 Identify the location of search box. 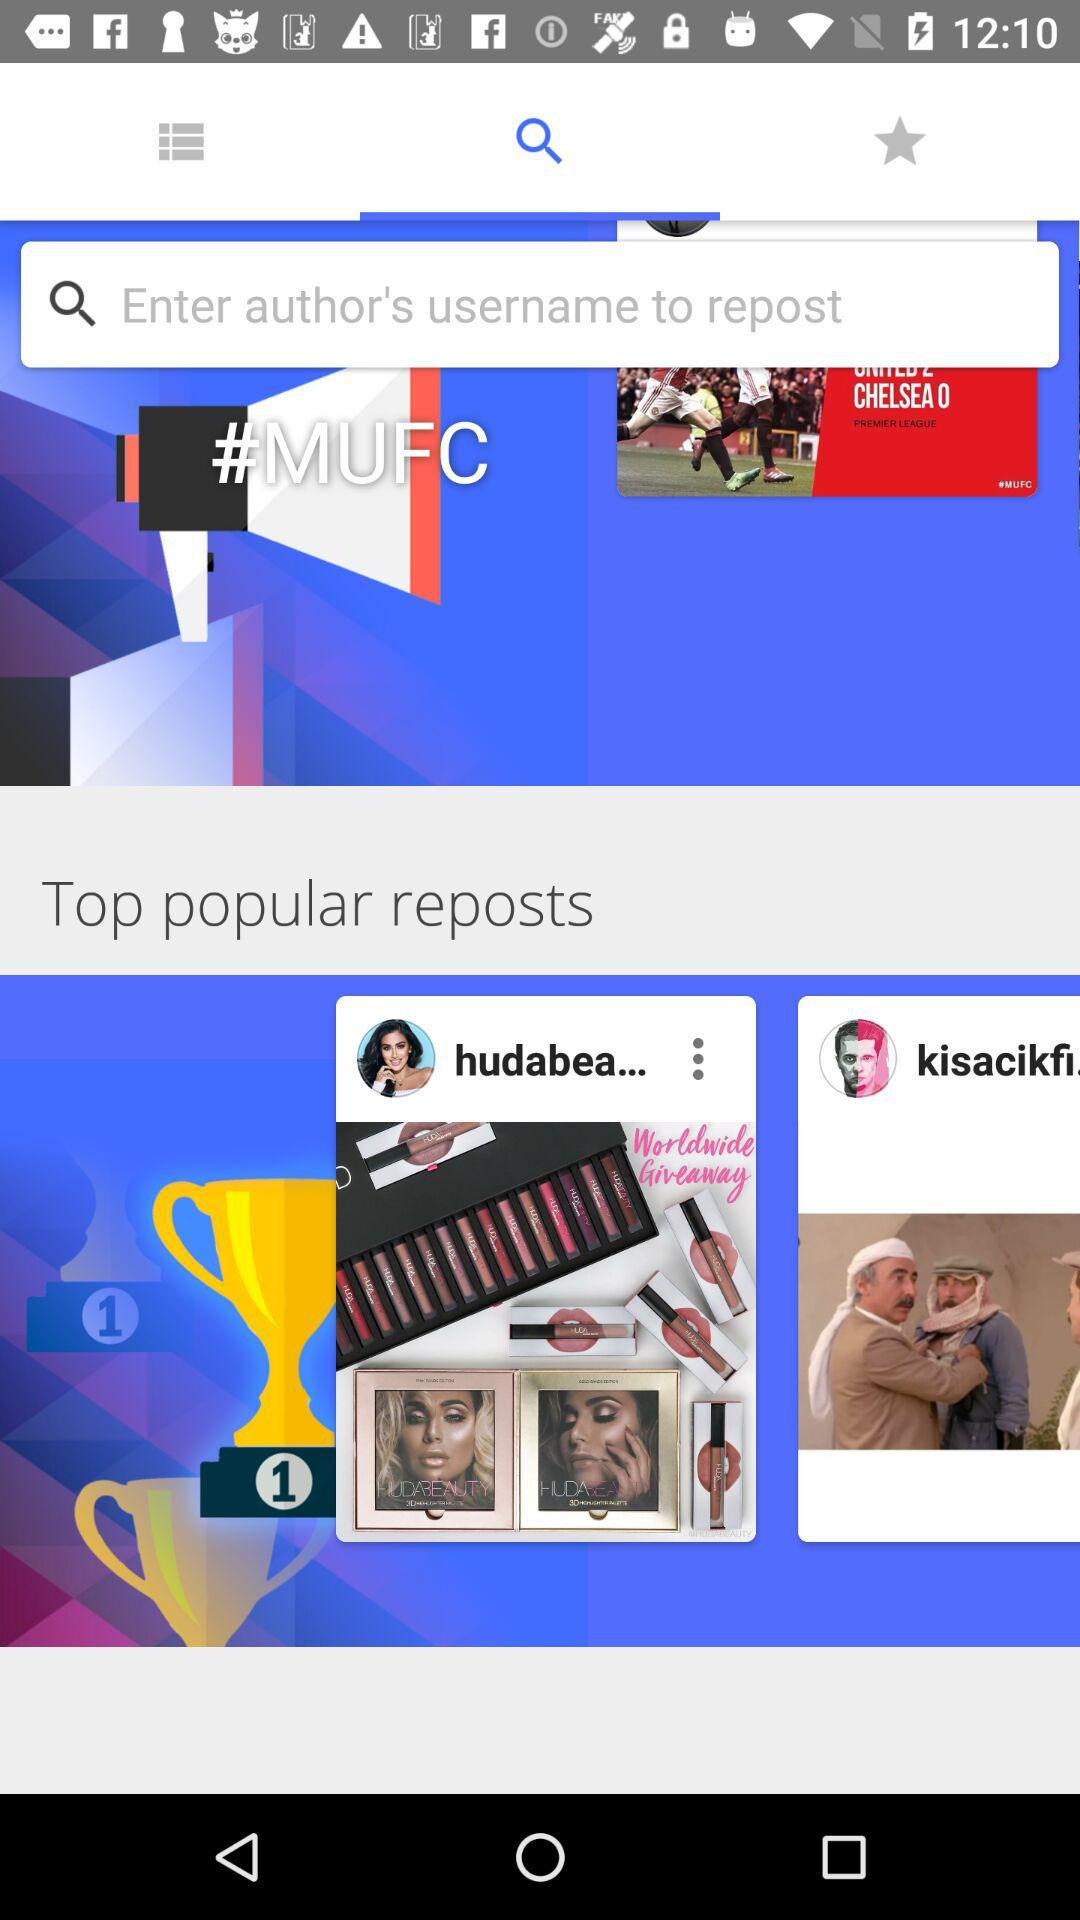
(579, 303).